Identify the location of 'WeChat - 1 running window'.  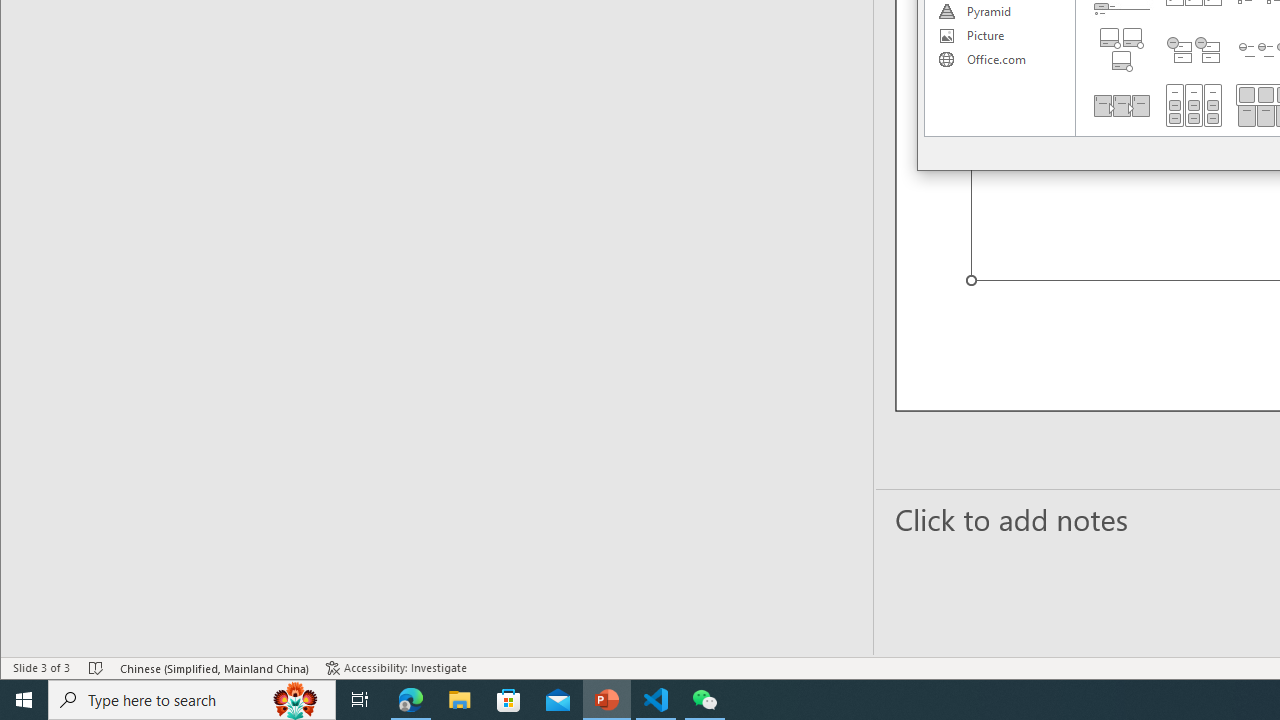
(705, 698).